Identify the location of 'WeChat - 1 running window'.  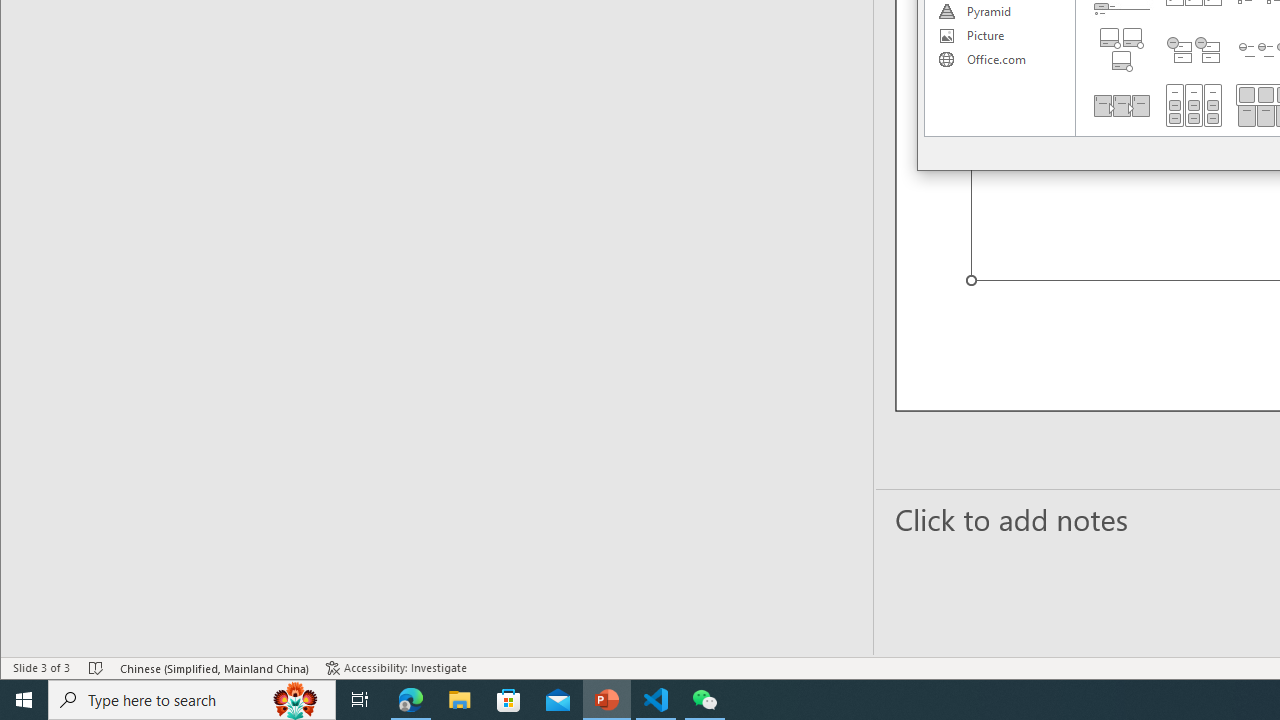
(705, 698).